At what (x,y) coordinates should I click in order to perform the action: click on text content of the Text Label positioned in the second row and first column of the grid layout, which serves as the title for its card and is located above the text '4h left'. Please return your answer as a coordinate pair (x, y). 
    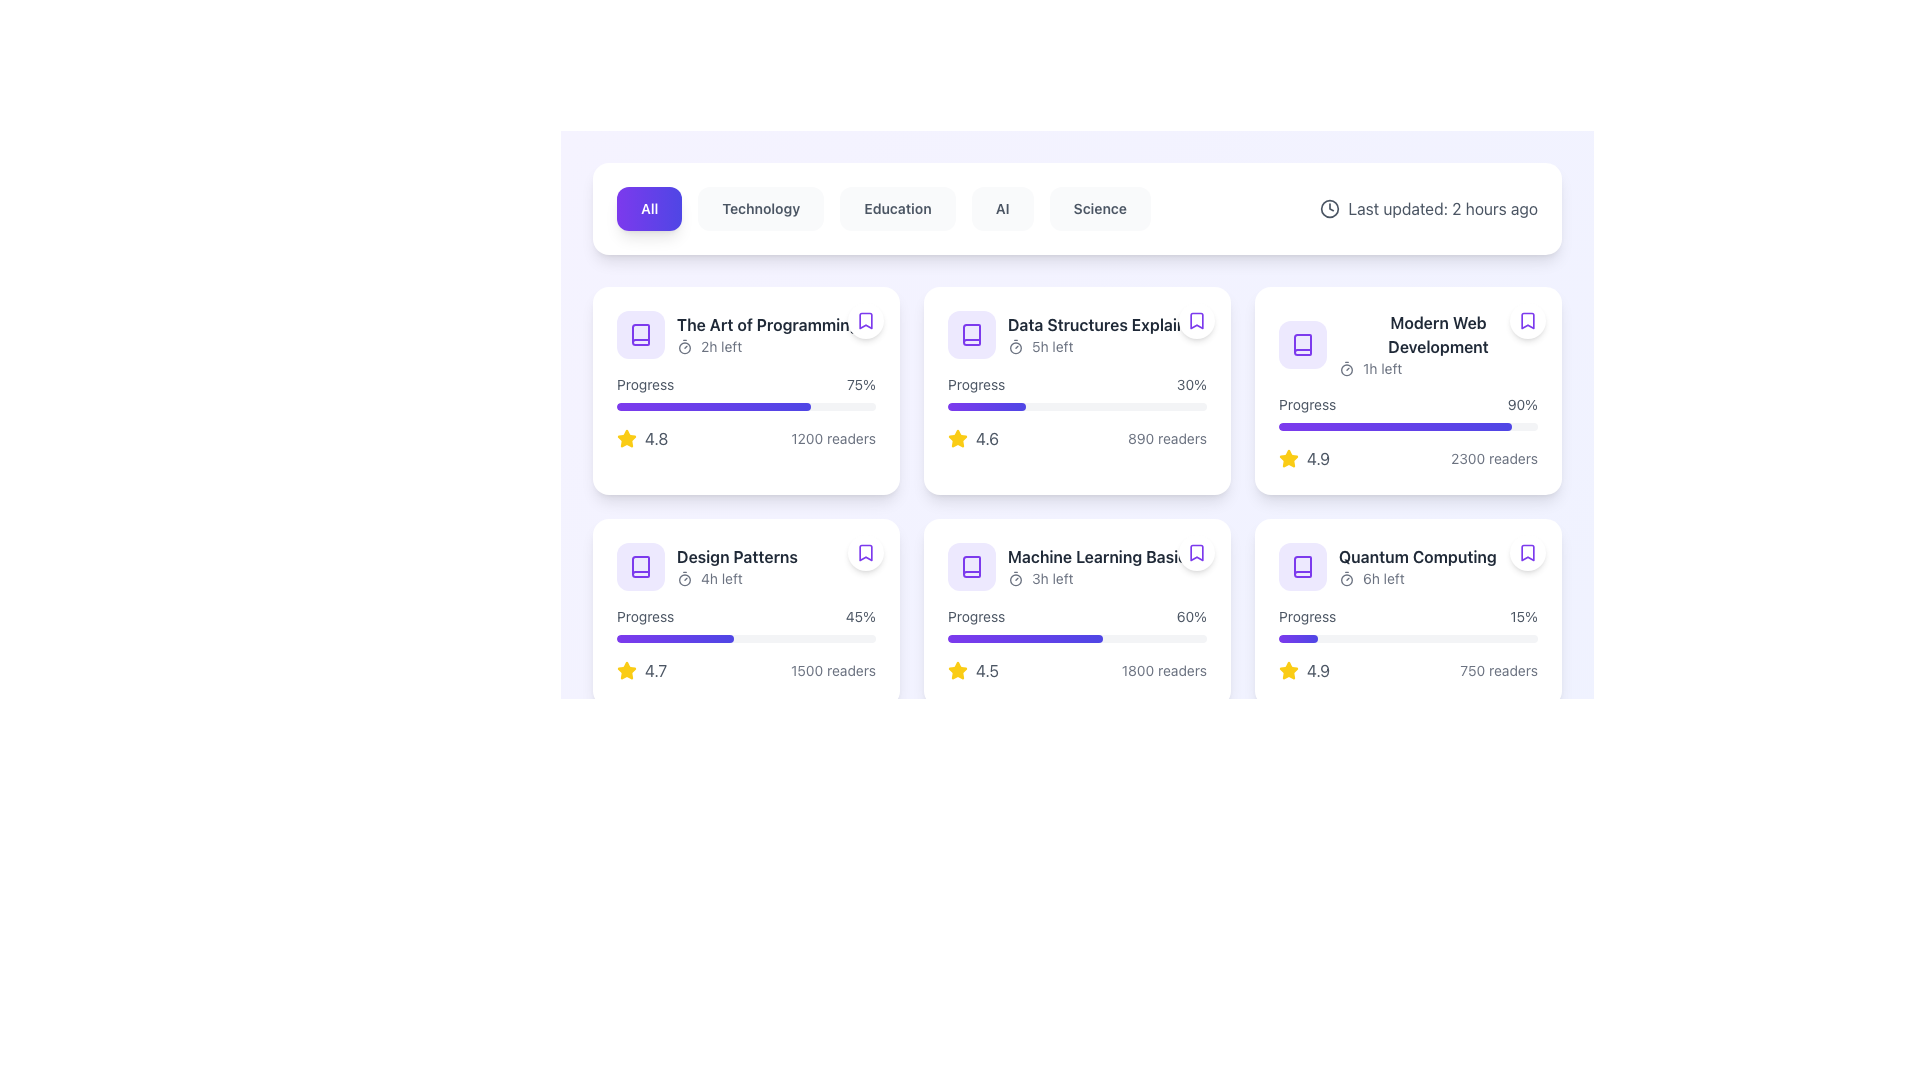
    Looking at the image, I should click on (736, 556).